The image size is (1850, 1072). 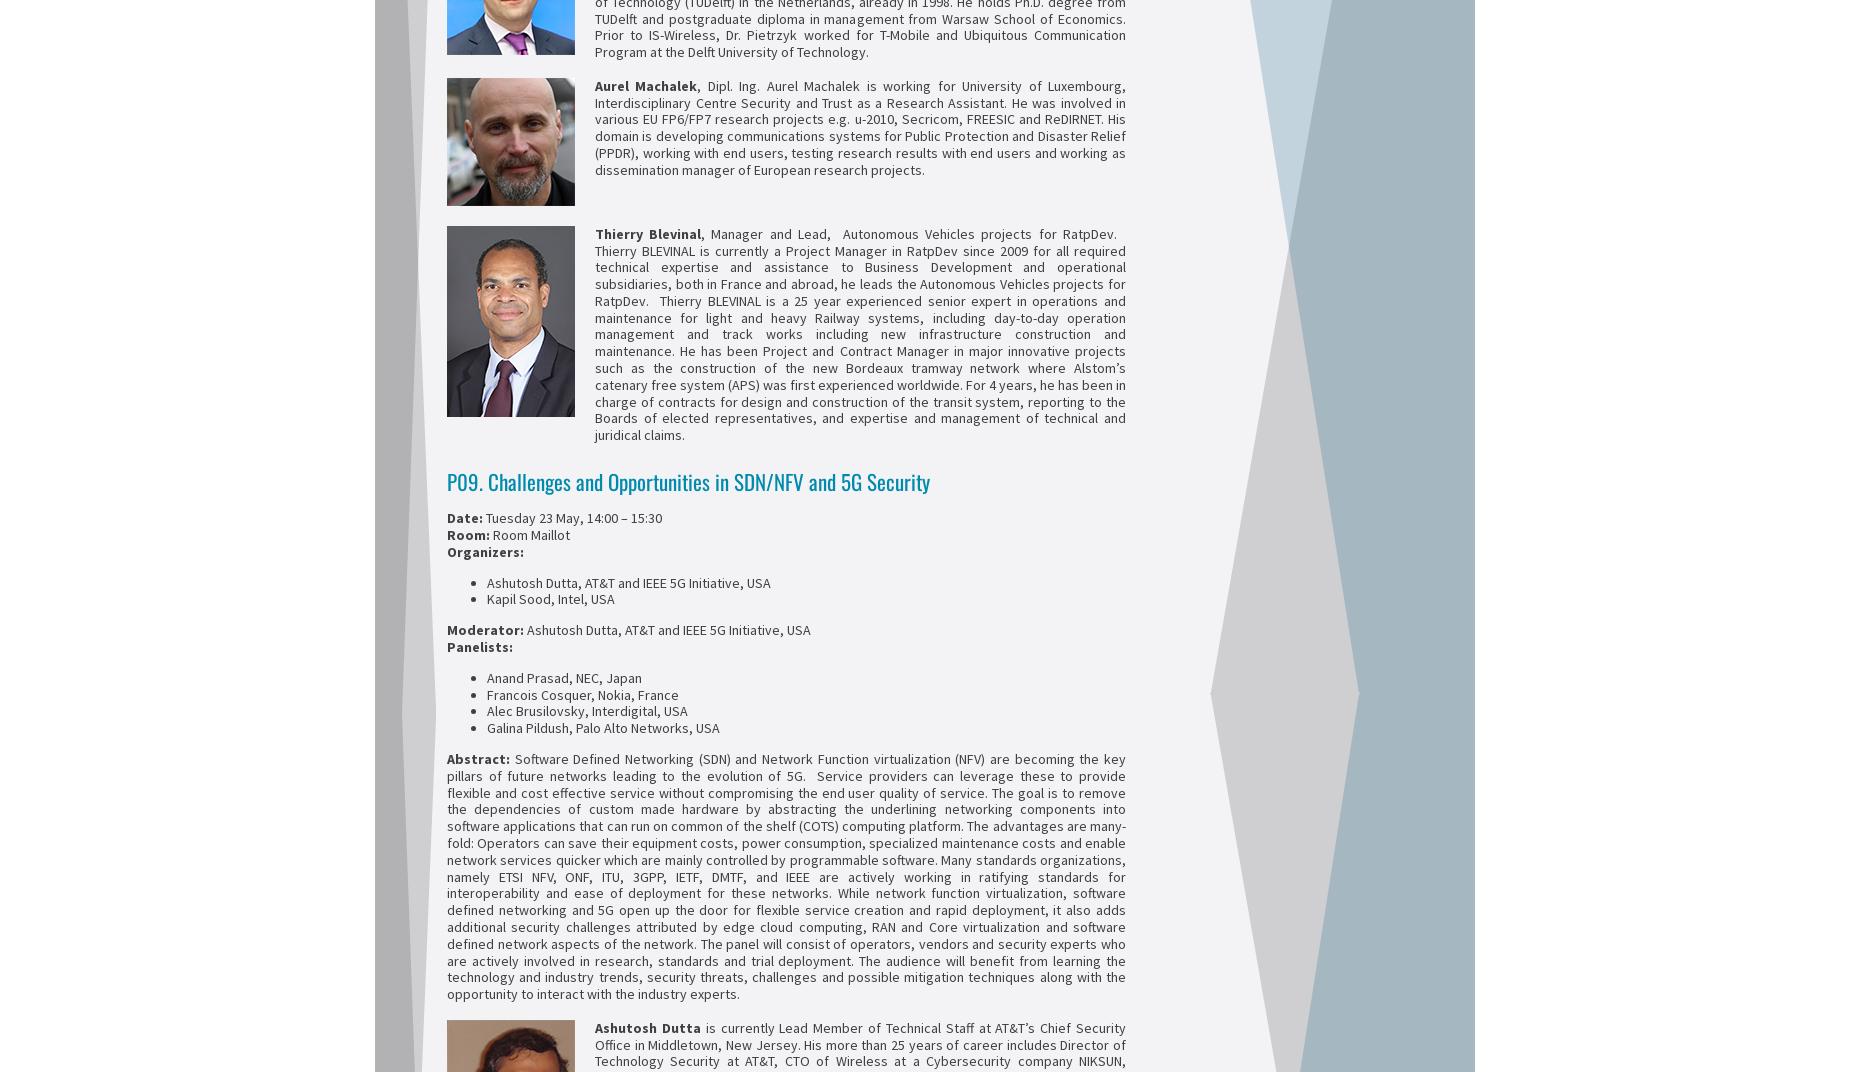 What do you see at coordinates (486, 598) in the screenshot?
I see `'Kapil Sood, Intel, USA'` at bounding box center [486, 598].